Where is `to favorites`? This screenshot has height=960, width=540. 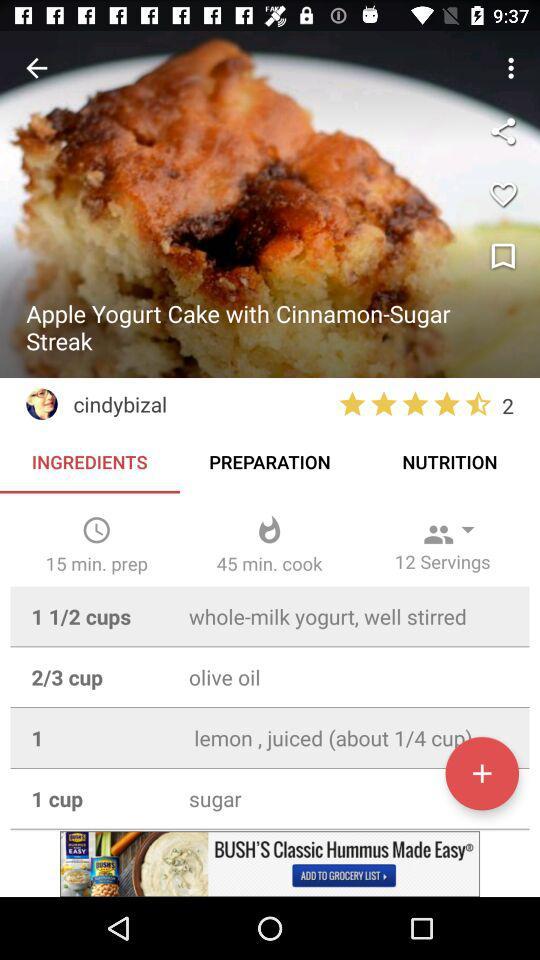 to favorites is located at coordinates (502, 194).